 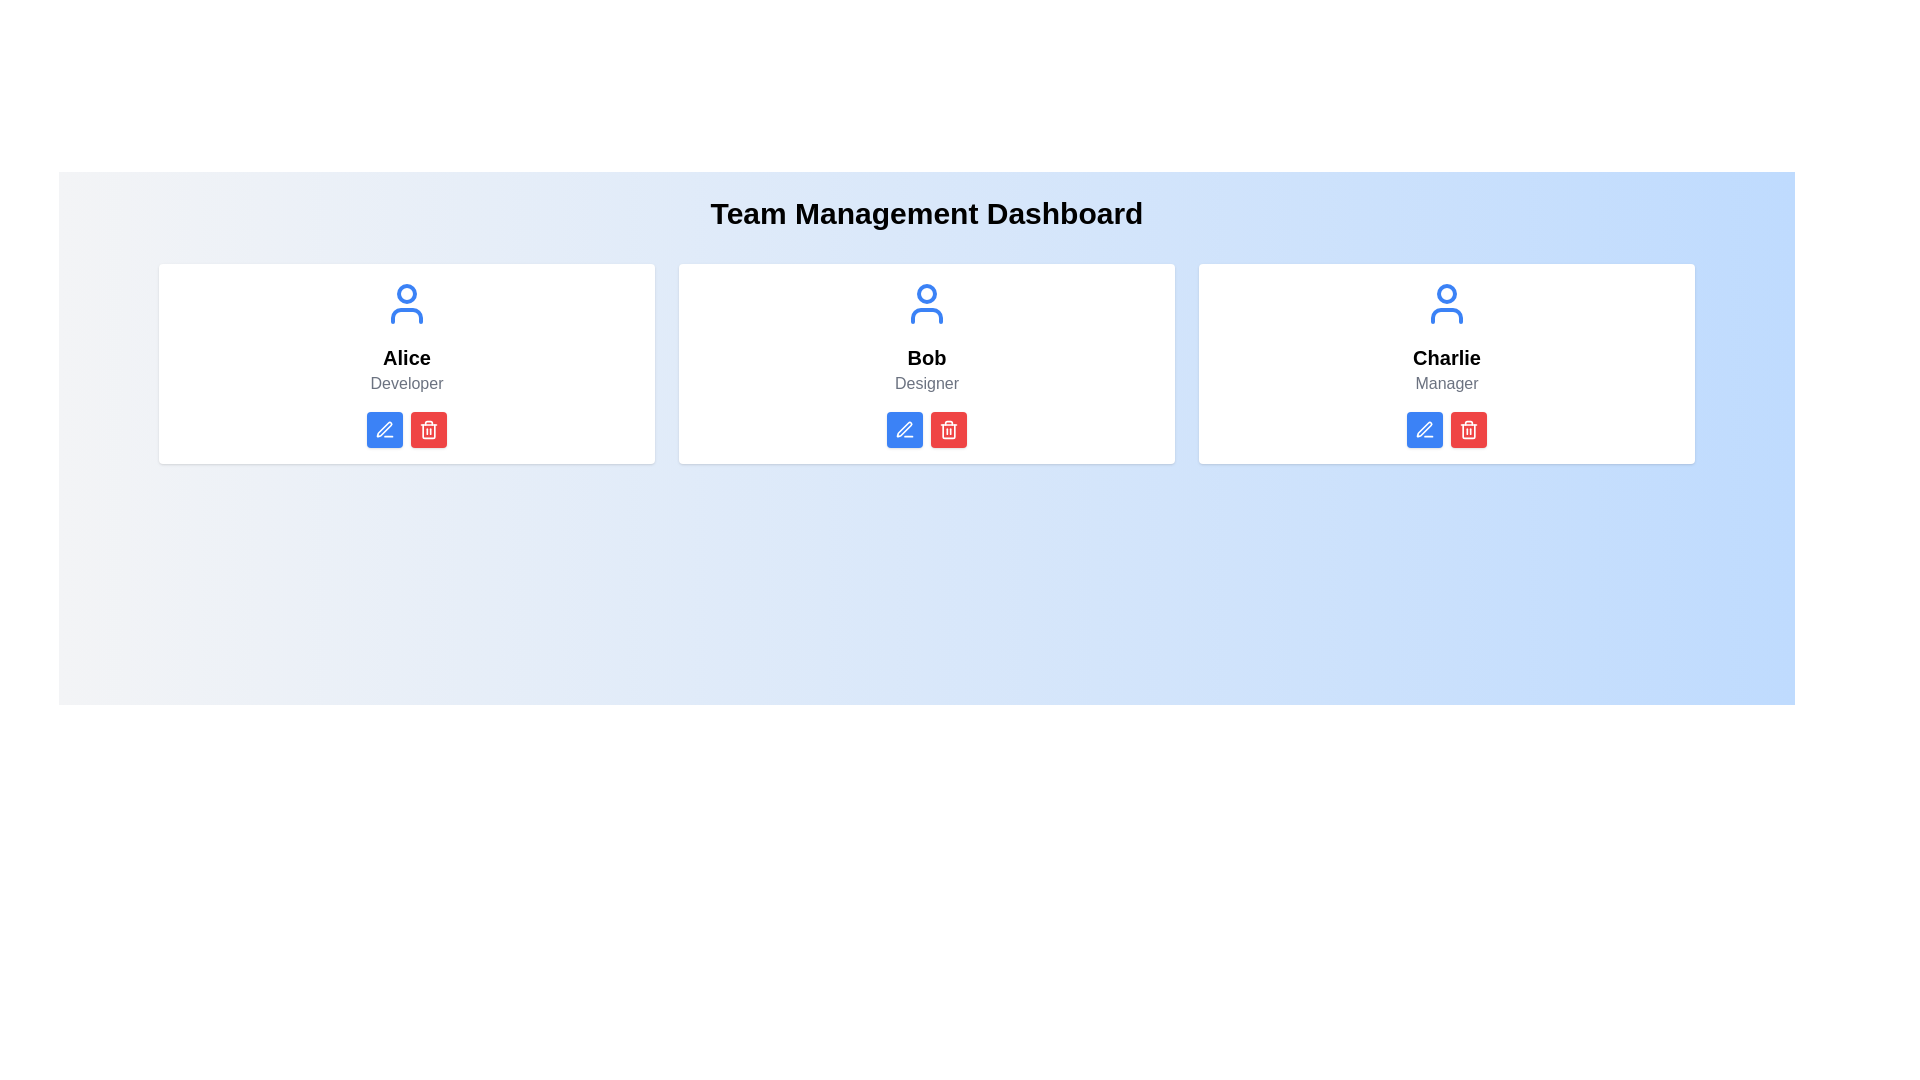 I want to click on the edit button located below the 'Charlie' card in the 'Team Management Dashboard' interface to modify details associated with the card, so click(x=1424, y=428).